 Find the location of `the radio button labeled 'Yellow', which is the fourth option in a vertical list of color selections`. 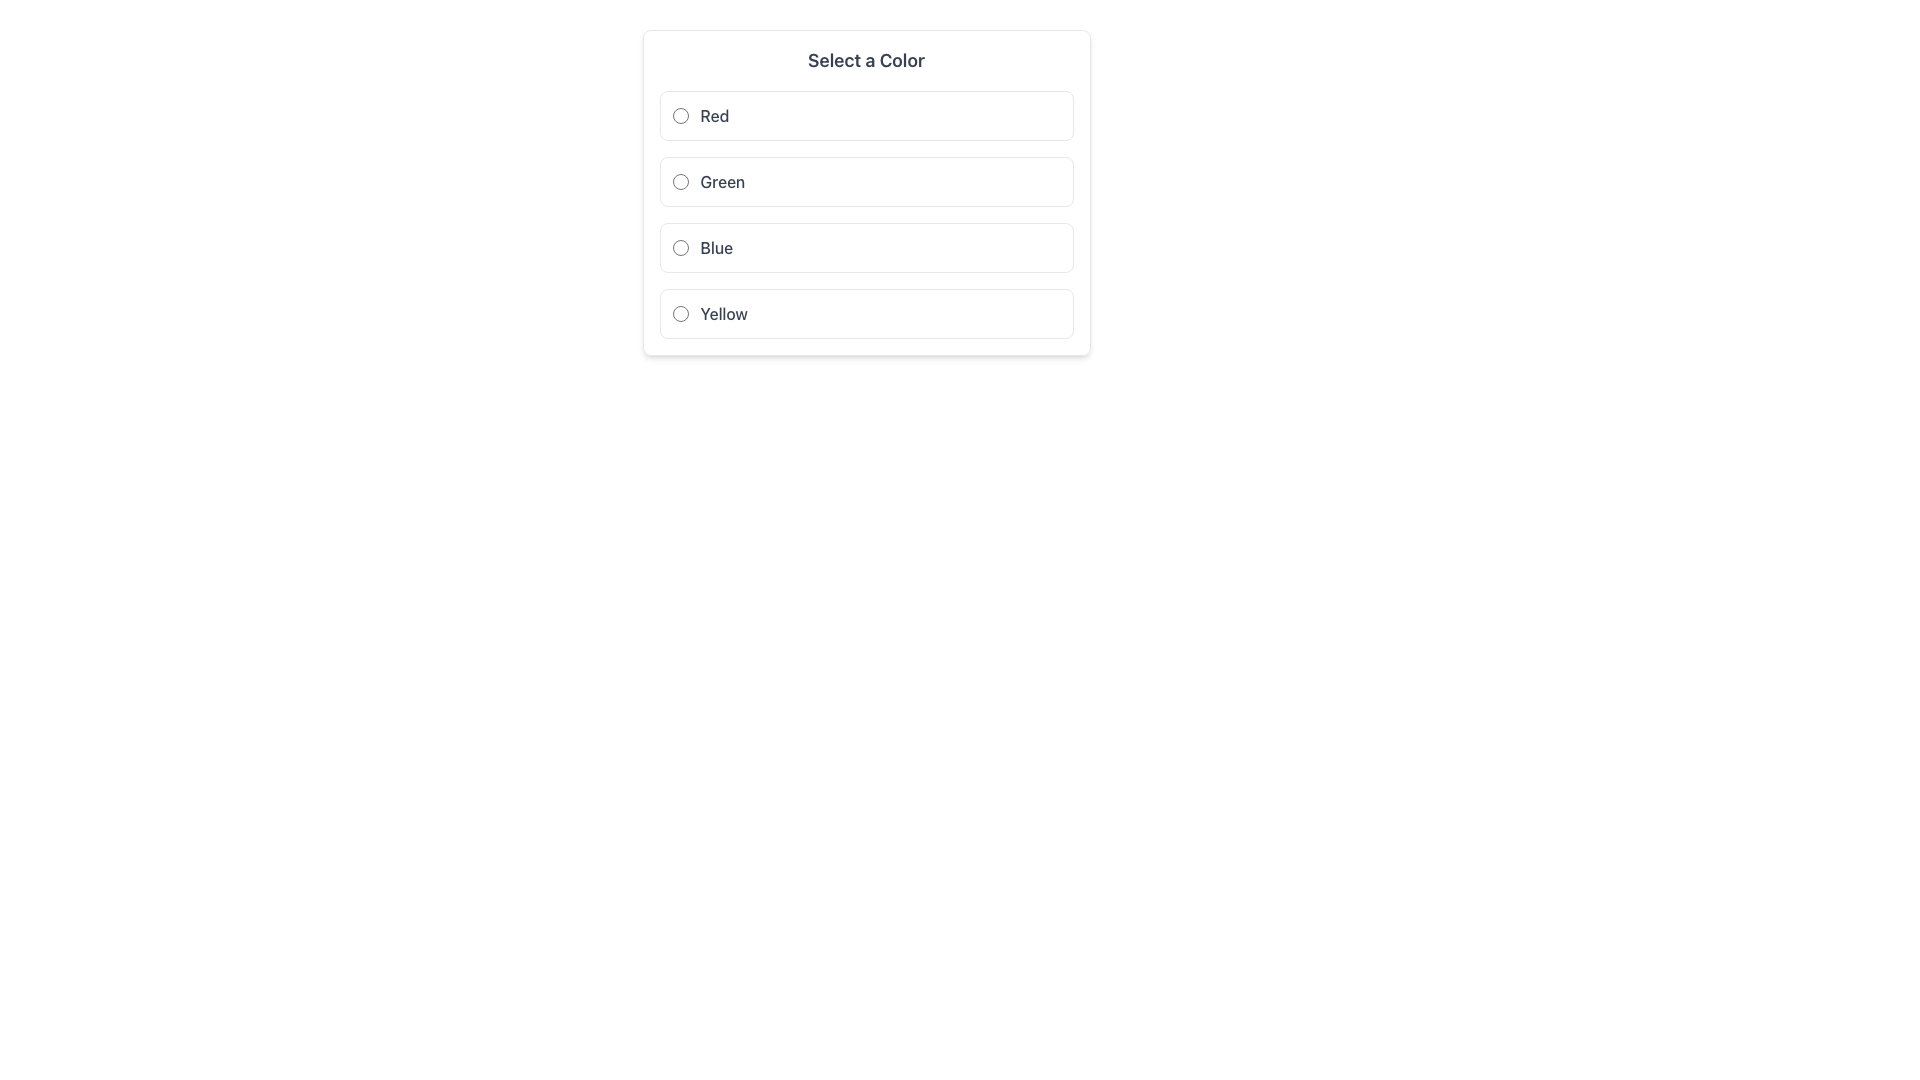

the radio button labeled 'Yellow', which is the fourth option in a vertical list of color selections is located at coordinates (680, 313).